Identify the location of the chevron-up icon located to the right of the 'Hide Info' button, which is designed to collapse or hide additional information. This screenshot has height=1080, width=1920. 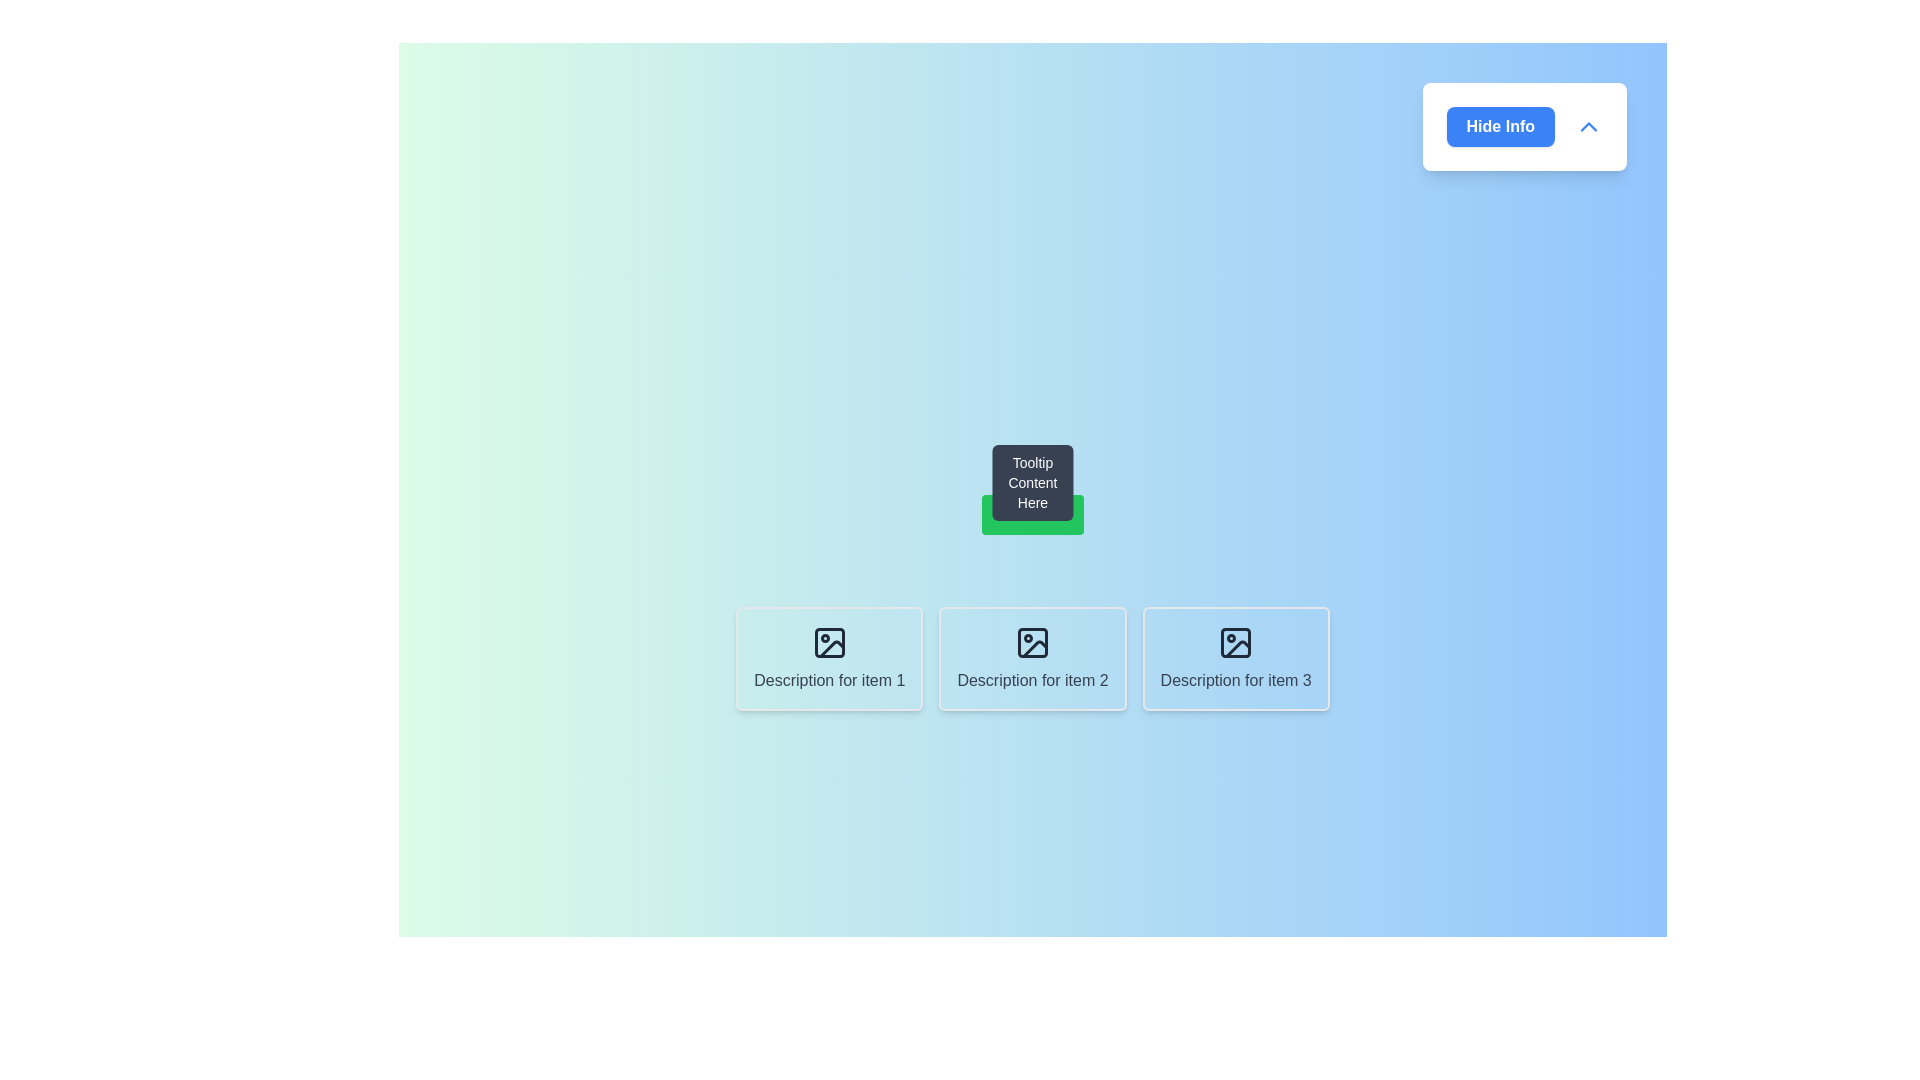
(1587, 127).